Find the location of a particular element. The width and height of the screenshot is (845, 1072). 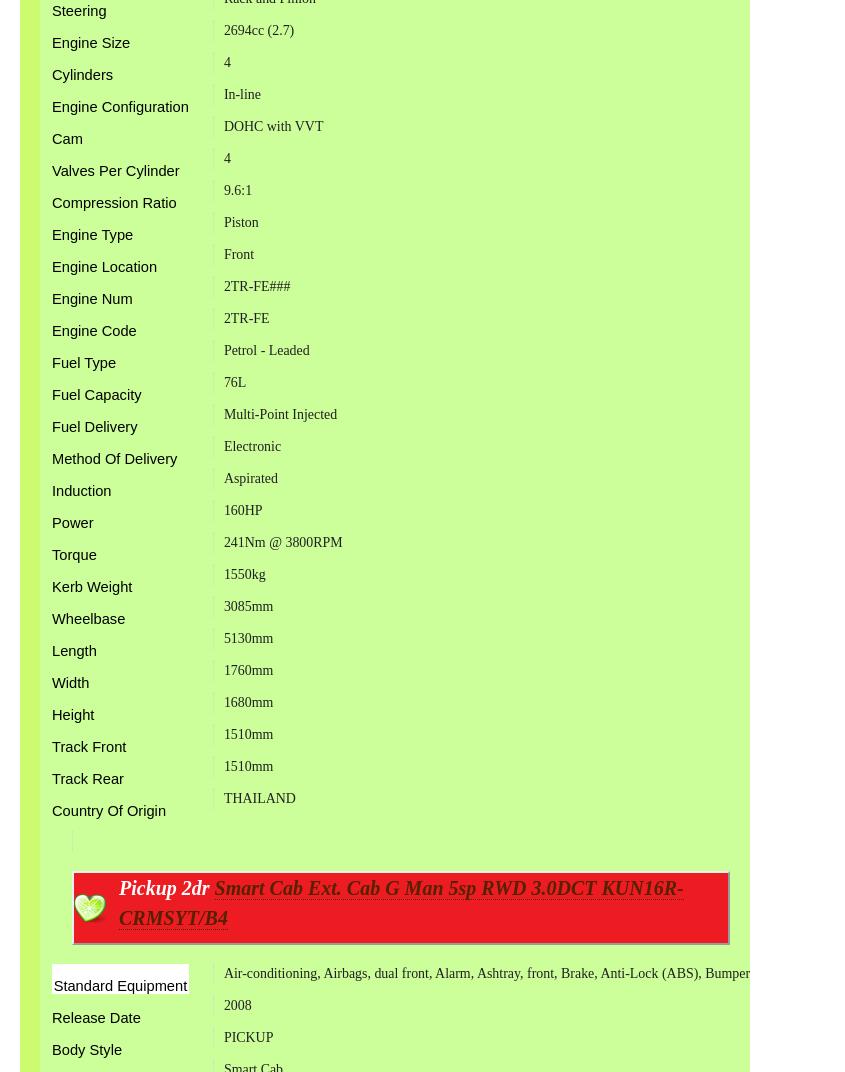

'Torque' is located at coordinates (73, 553).